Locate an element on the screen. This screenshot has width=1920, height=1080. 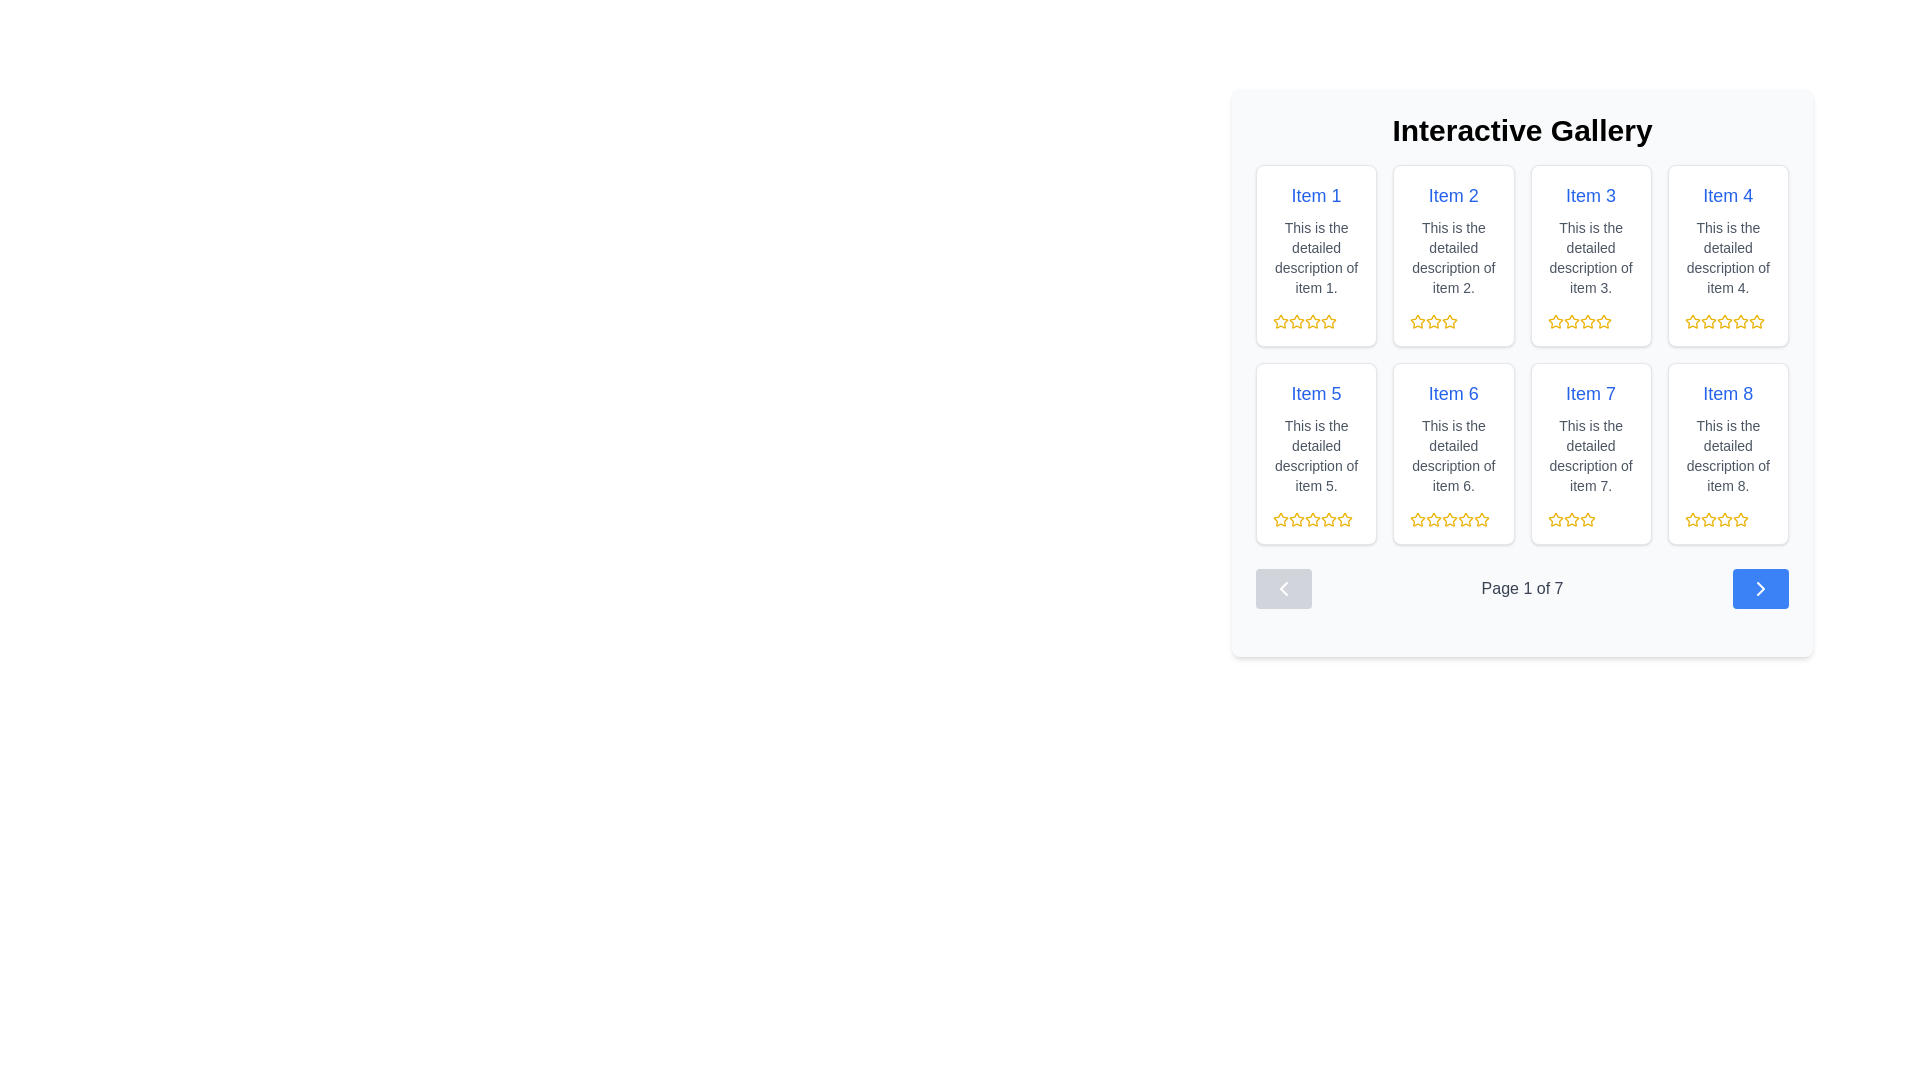
the first star icon is located at coordinates (1280, 319).